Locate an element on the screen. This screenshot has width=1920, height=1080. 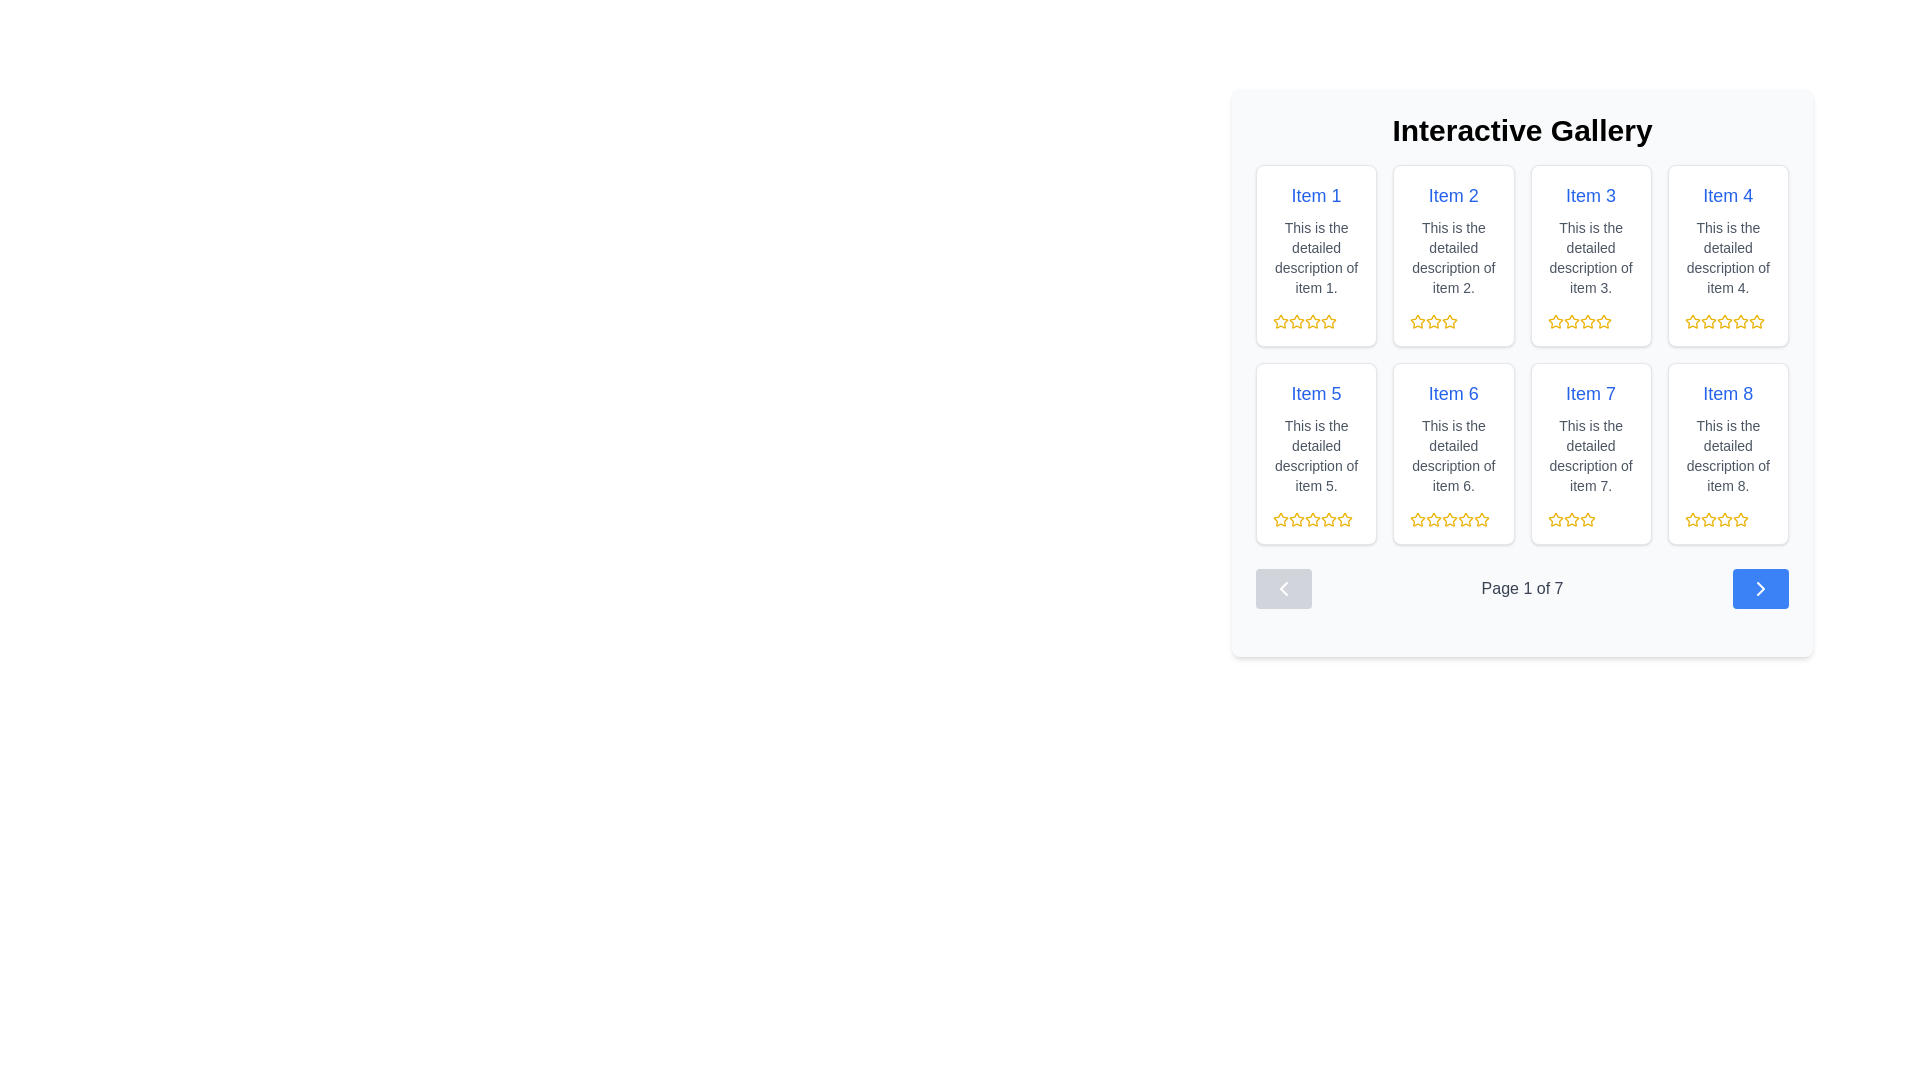
the first star icon is located at coordinates (1280, 319).